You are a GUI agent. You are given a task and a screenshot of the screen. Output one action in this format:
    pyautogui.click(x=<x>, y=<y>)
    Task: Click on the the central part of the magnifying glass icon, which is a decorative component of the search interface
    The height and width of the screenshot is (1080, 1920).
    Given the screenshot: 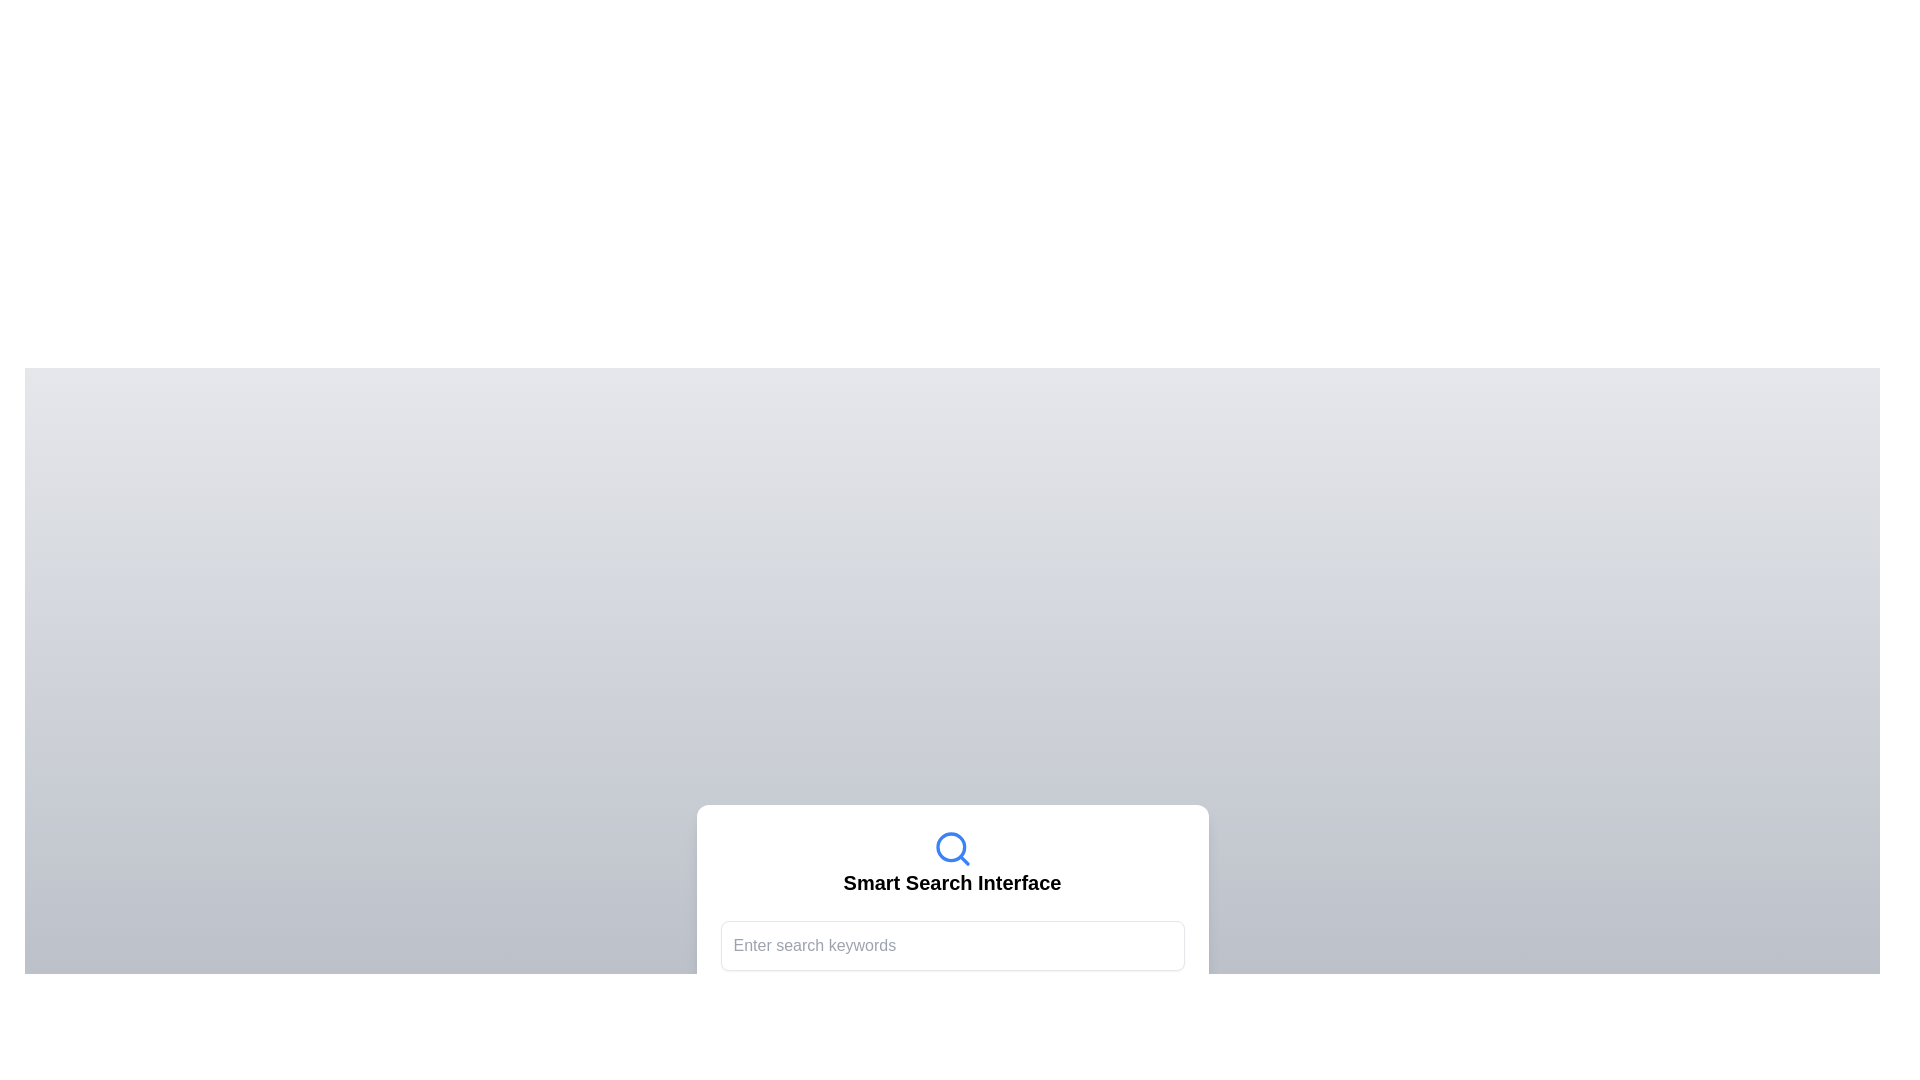 What is the action you would take?
    pyautogui.click(x=949, y=847)
    